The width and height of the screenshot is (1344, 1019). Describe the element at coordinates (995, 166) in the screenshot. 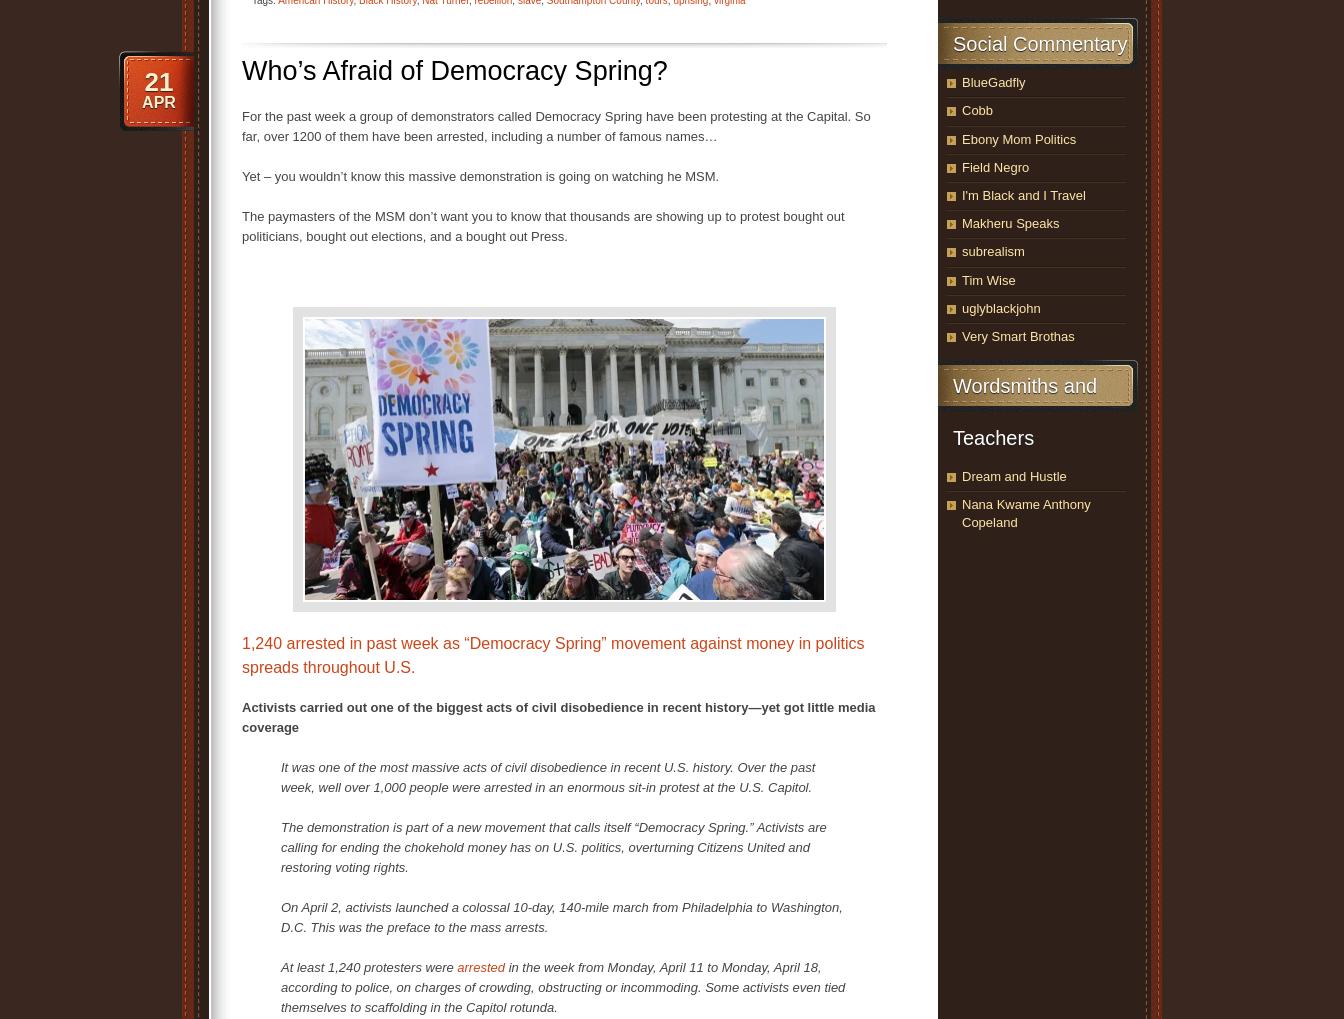

I see `'Field Negro'` at that location.